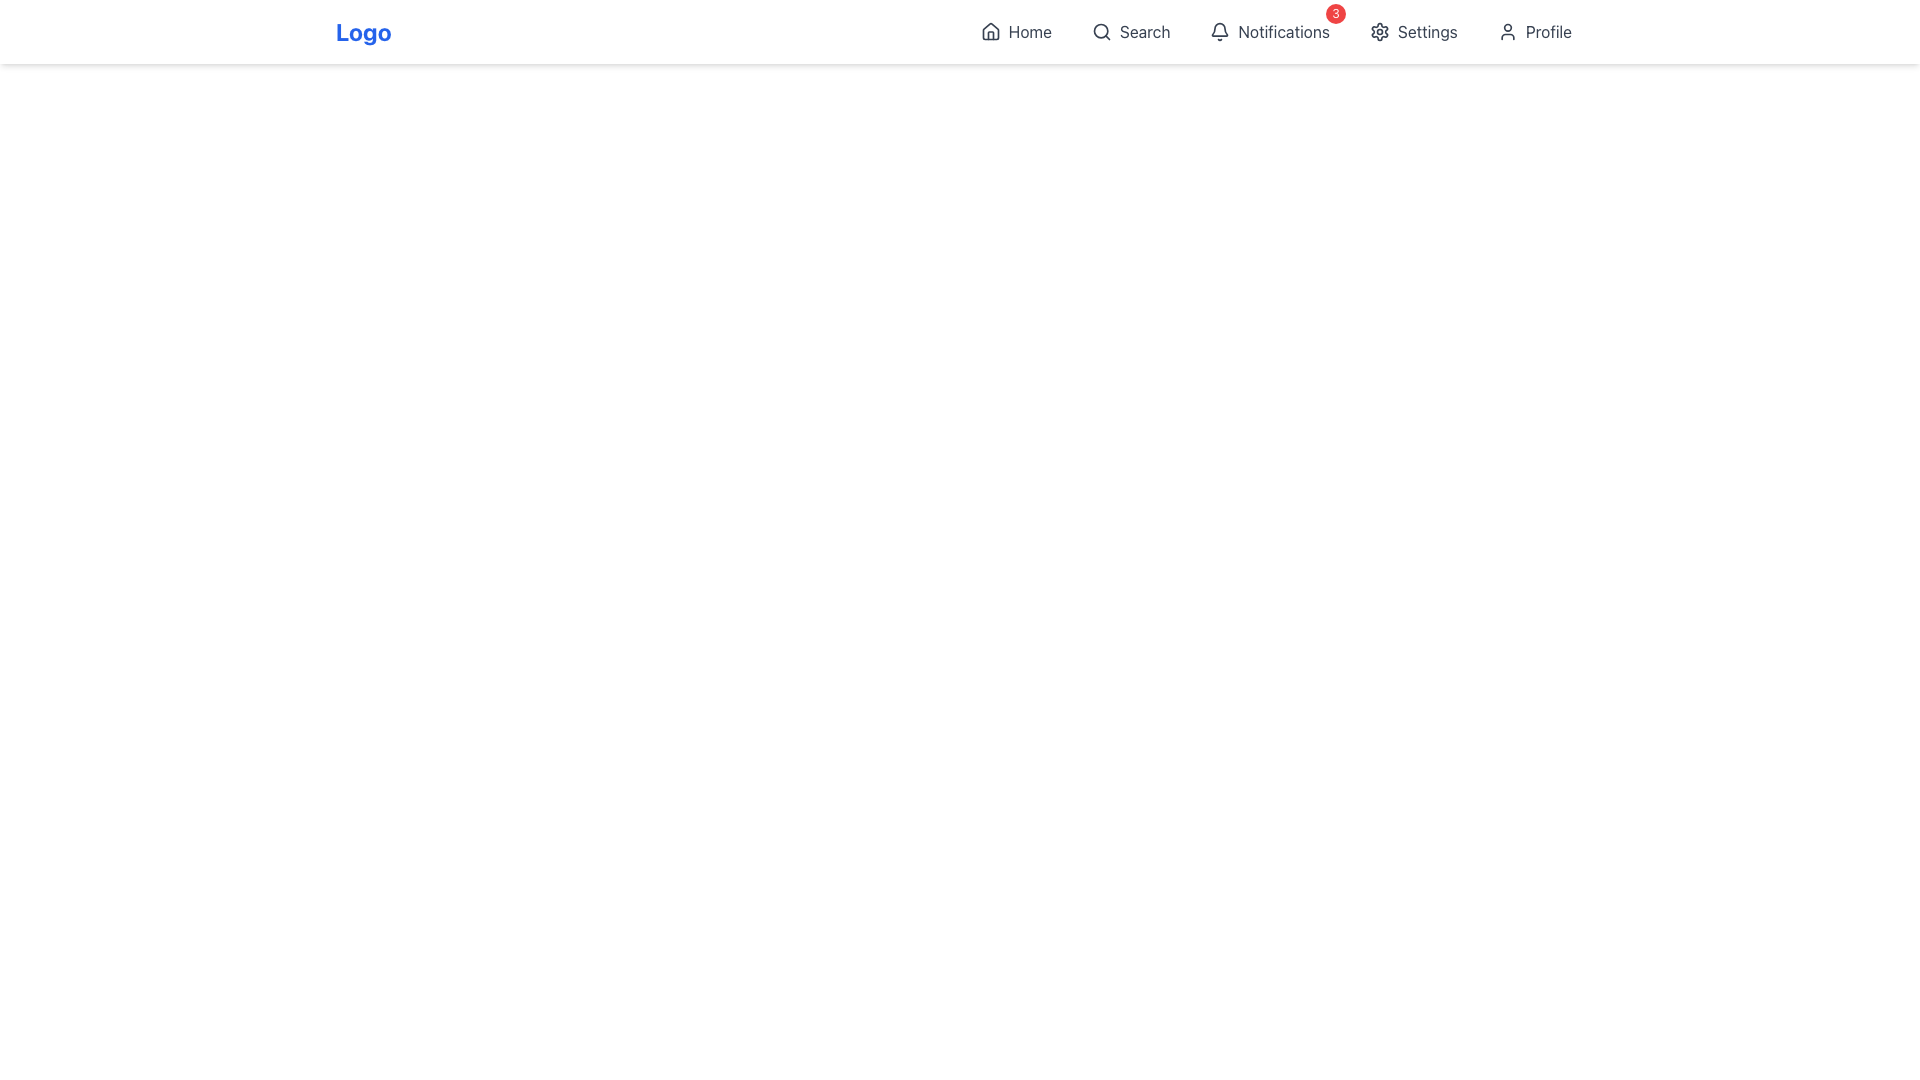  What do you see at coordinates (990, 31) in the screenshot?
I see `the 'Home' icon in the top navigation bar` at bounding box center [990, 31].